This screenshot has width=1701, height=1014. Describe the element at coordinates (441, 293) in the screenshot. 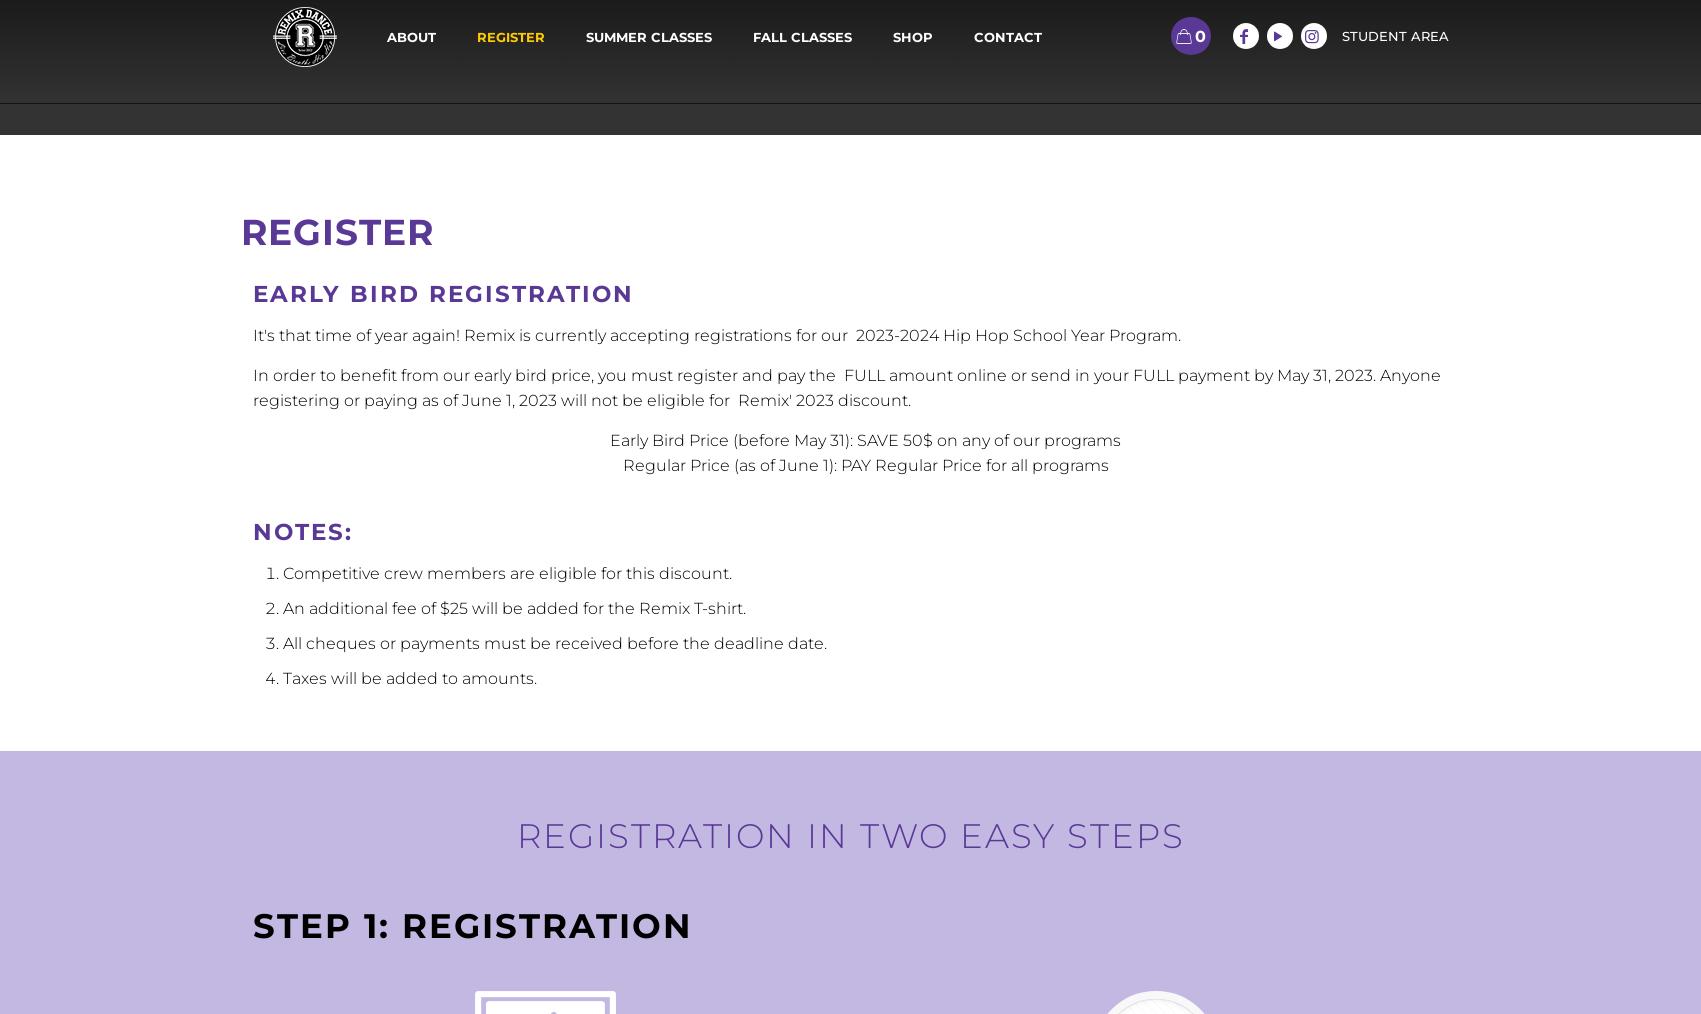

I see `'Early Bird Registration'` at that location.